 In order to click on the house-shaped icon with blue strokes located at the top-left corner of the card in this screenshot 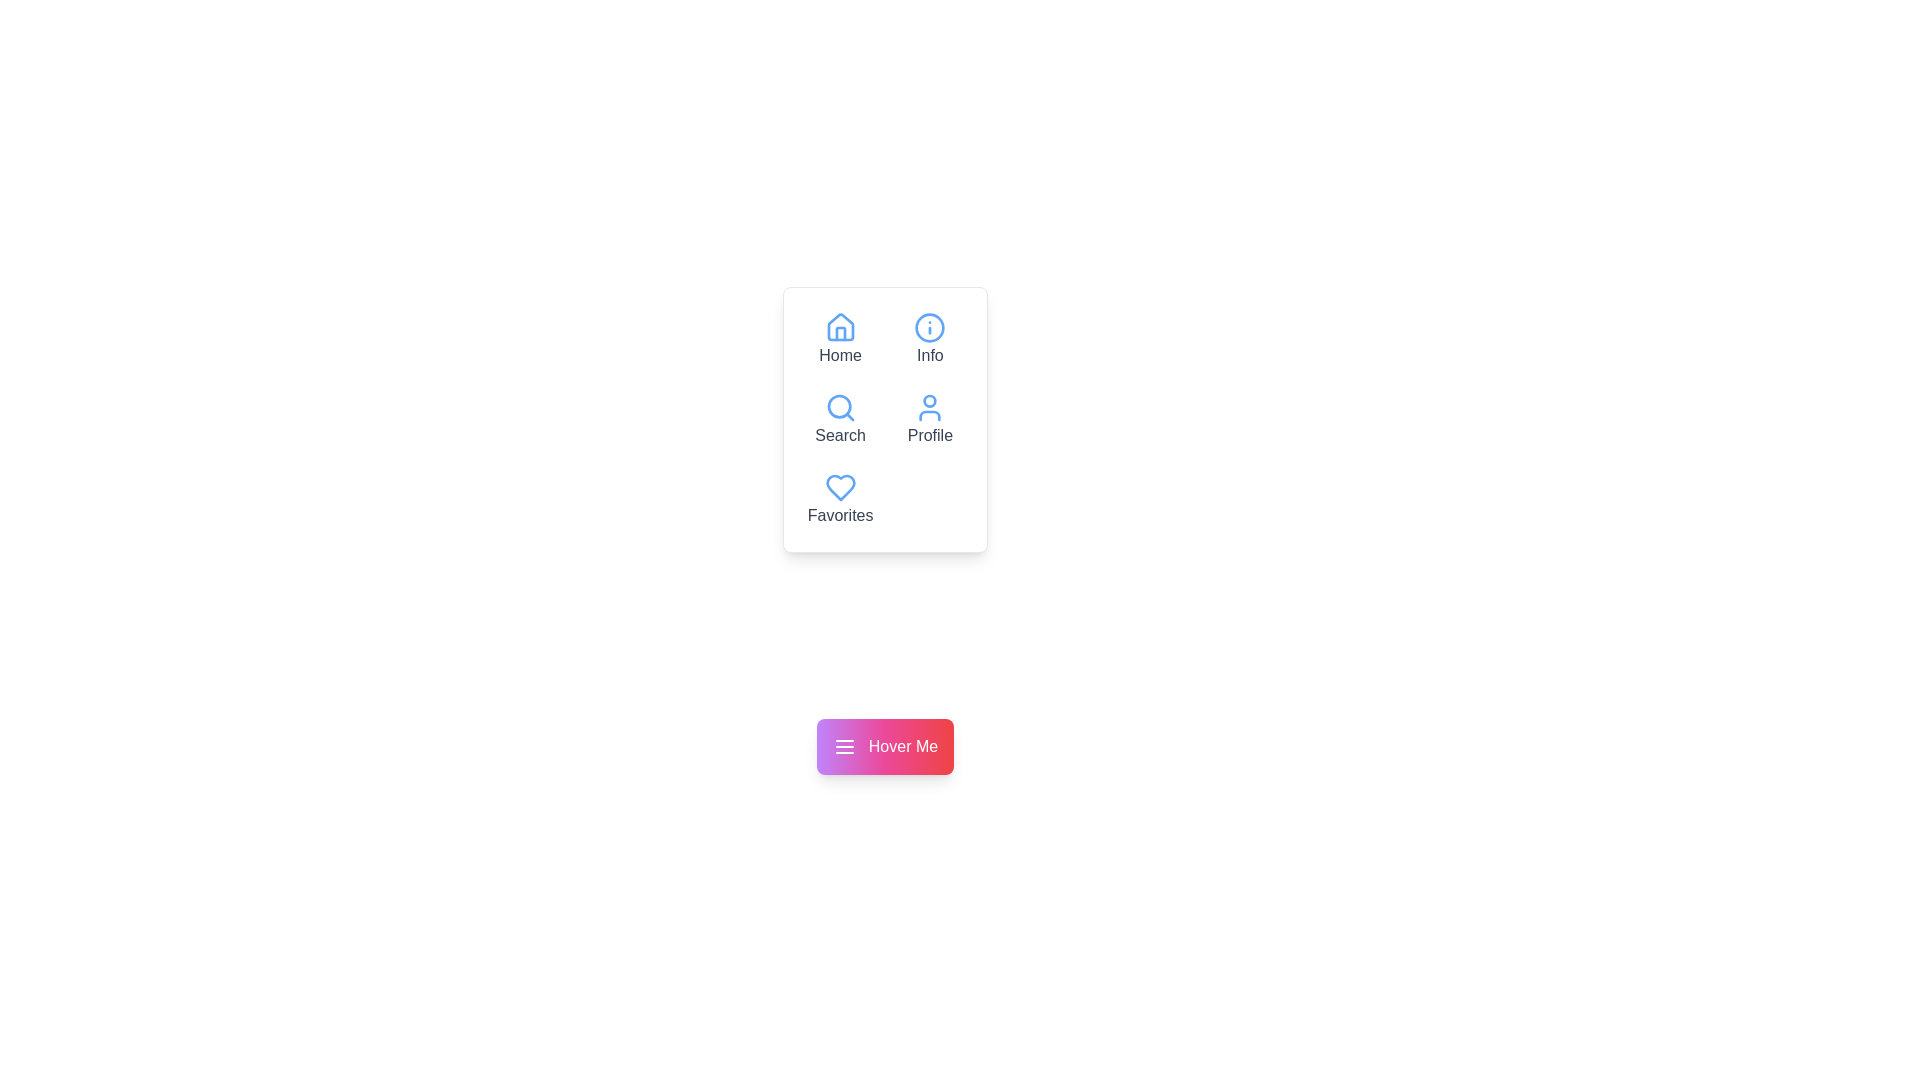, I will do `click(840, 326)`.